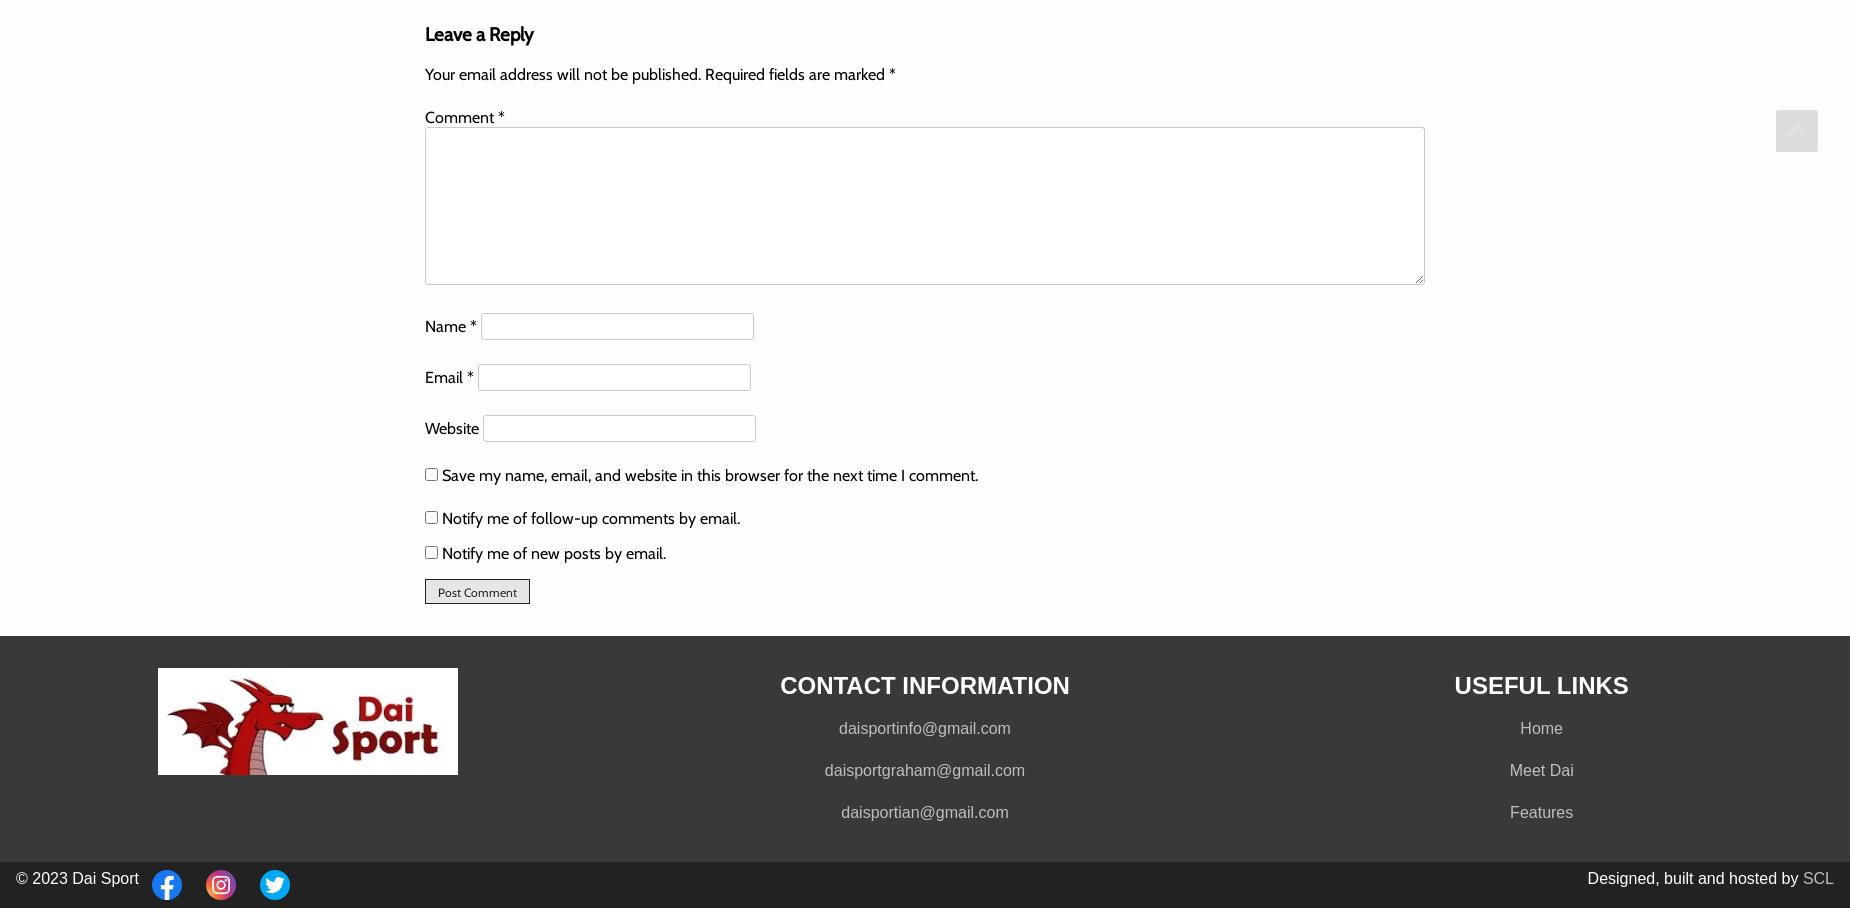  I want to click on 'Required fields are marked', so click(796, 73).